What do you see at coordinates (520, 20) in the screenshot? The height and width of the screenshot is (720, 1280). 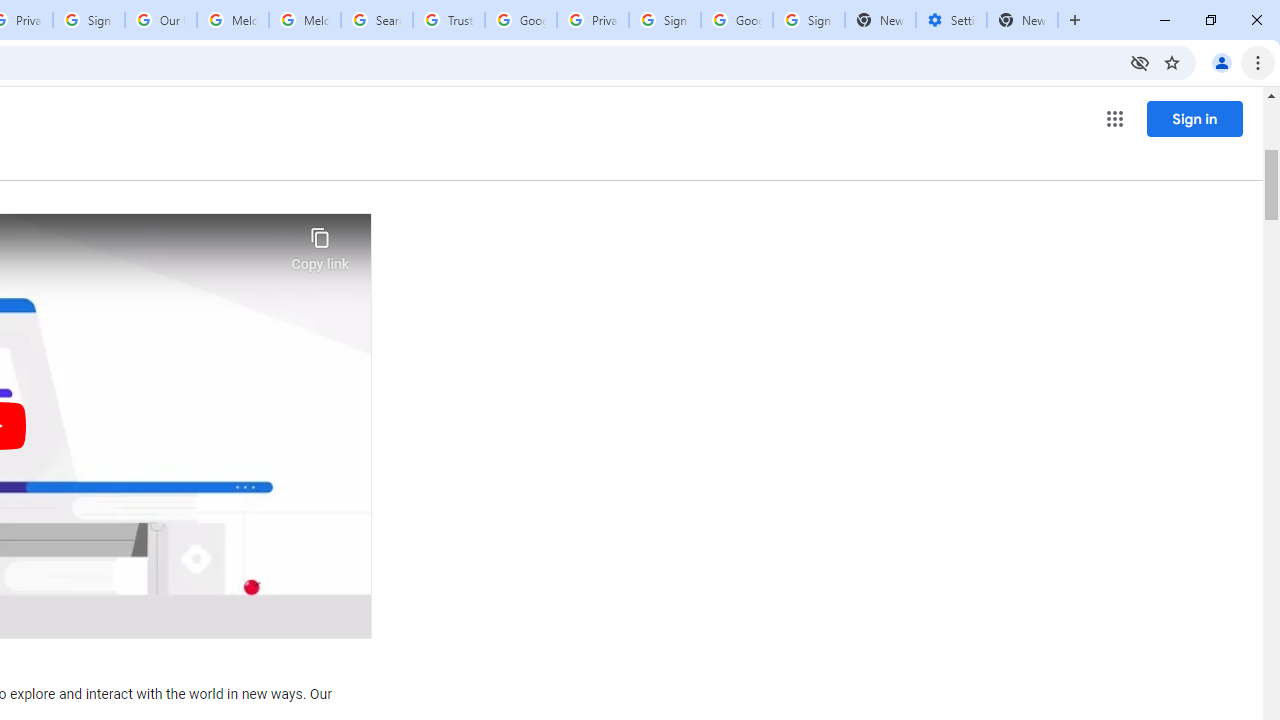 I see `'Google Ads - Sign in'` at bounding box center [520, 20].